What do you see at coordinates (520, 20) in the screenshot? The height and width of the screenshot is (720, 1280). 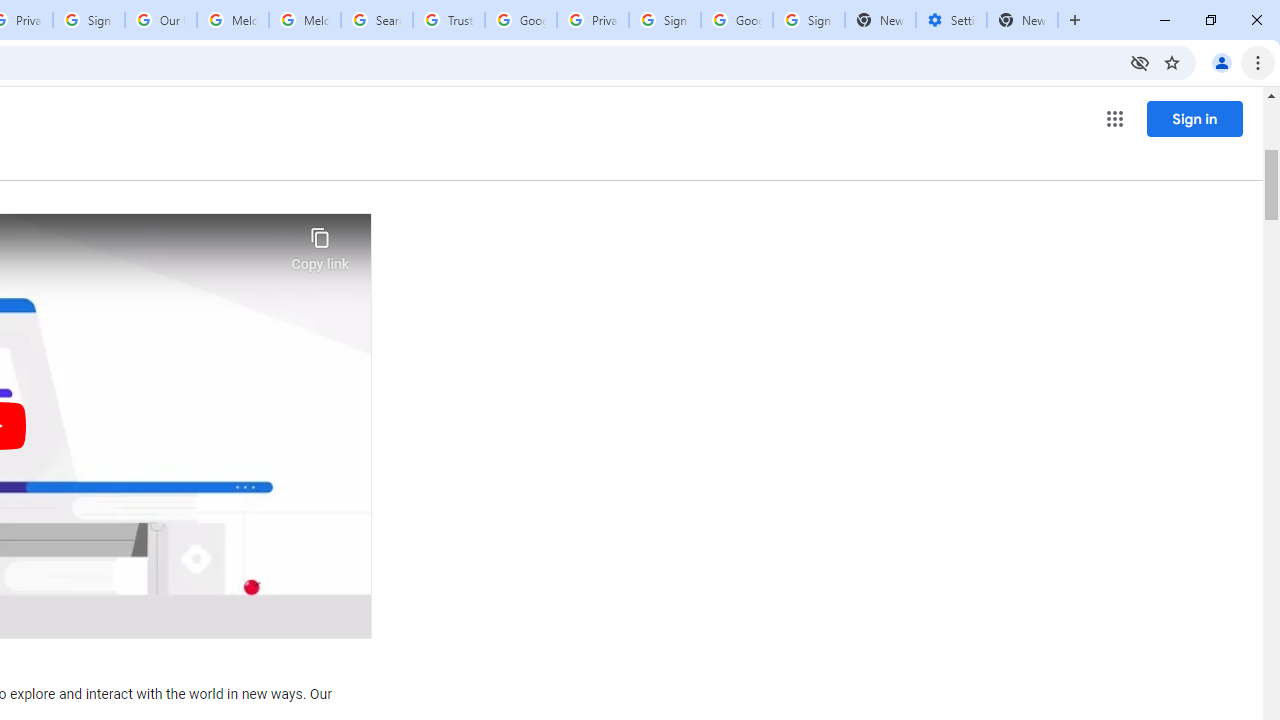 I see `'Google Ads - Sign in'` at bounding box center [520, 20].